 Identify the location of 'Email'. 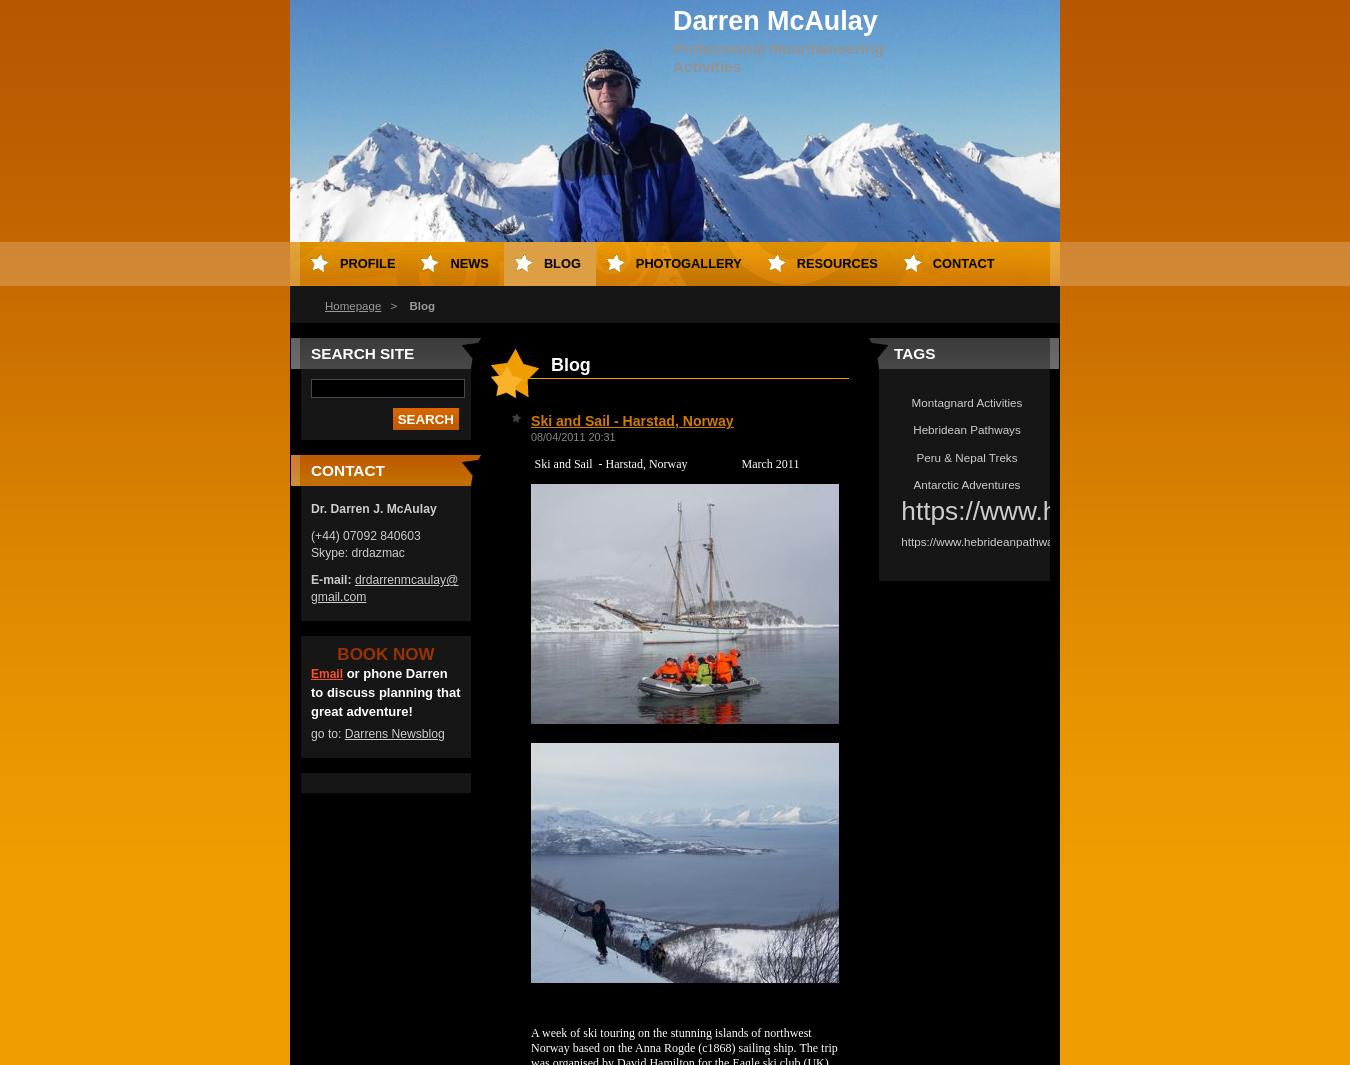
(325, 674).